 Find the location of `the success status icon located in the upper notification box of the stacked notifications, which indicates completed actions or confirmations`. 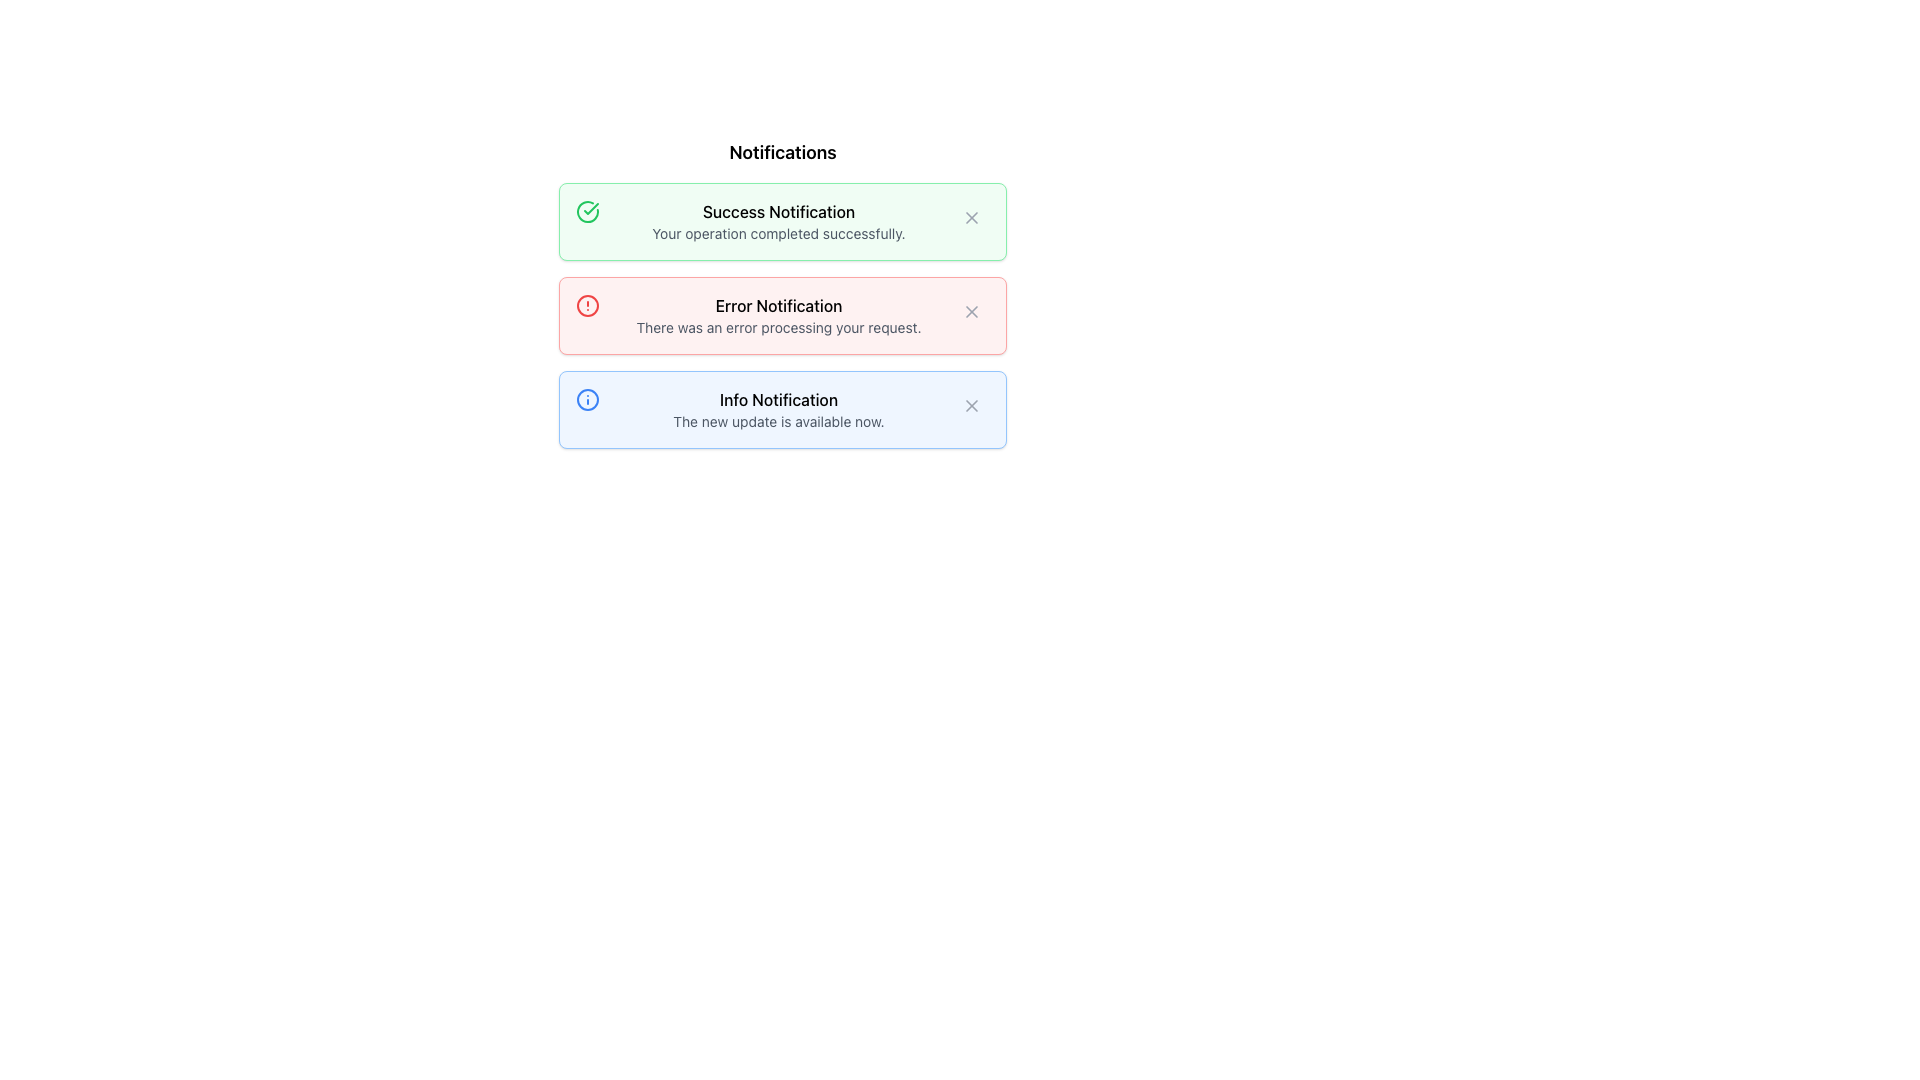

the success status icon located in the upper notification box of the stacked notifications, which indicates completed actions or confirmations is located at coordinates (587, 212).